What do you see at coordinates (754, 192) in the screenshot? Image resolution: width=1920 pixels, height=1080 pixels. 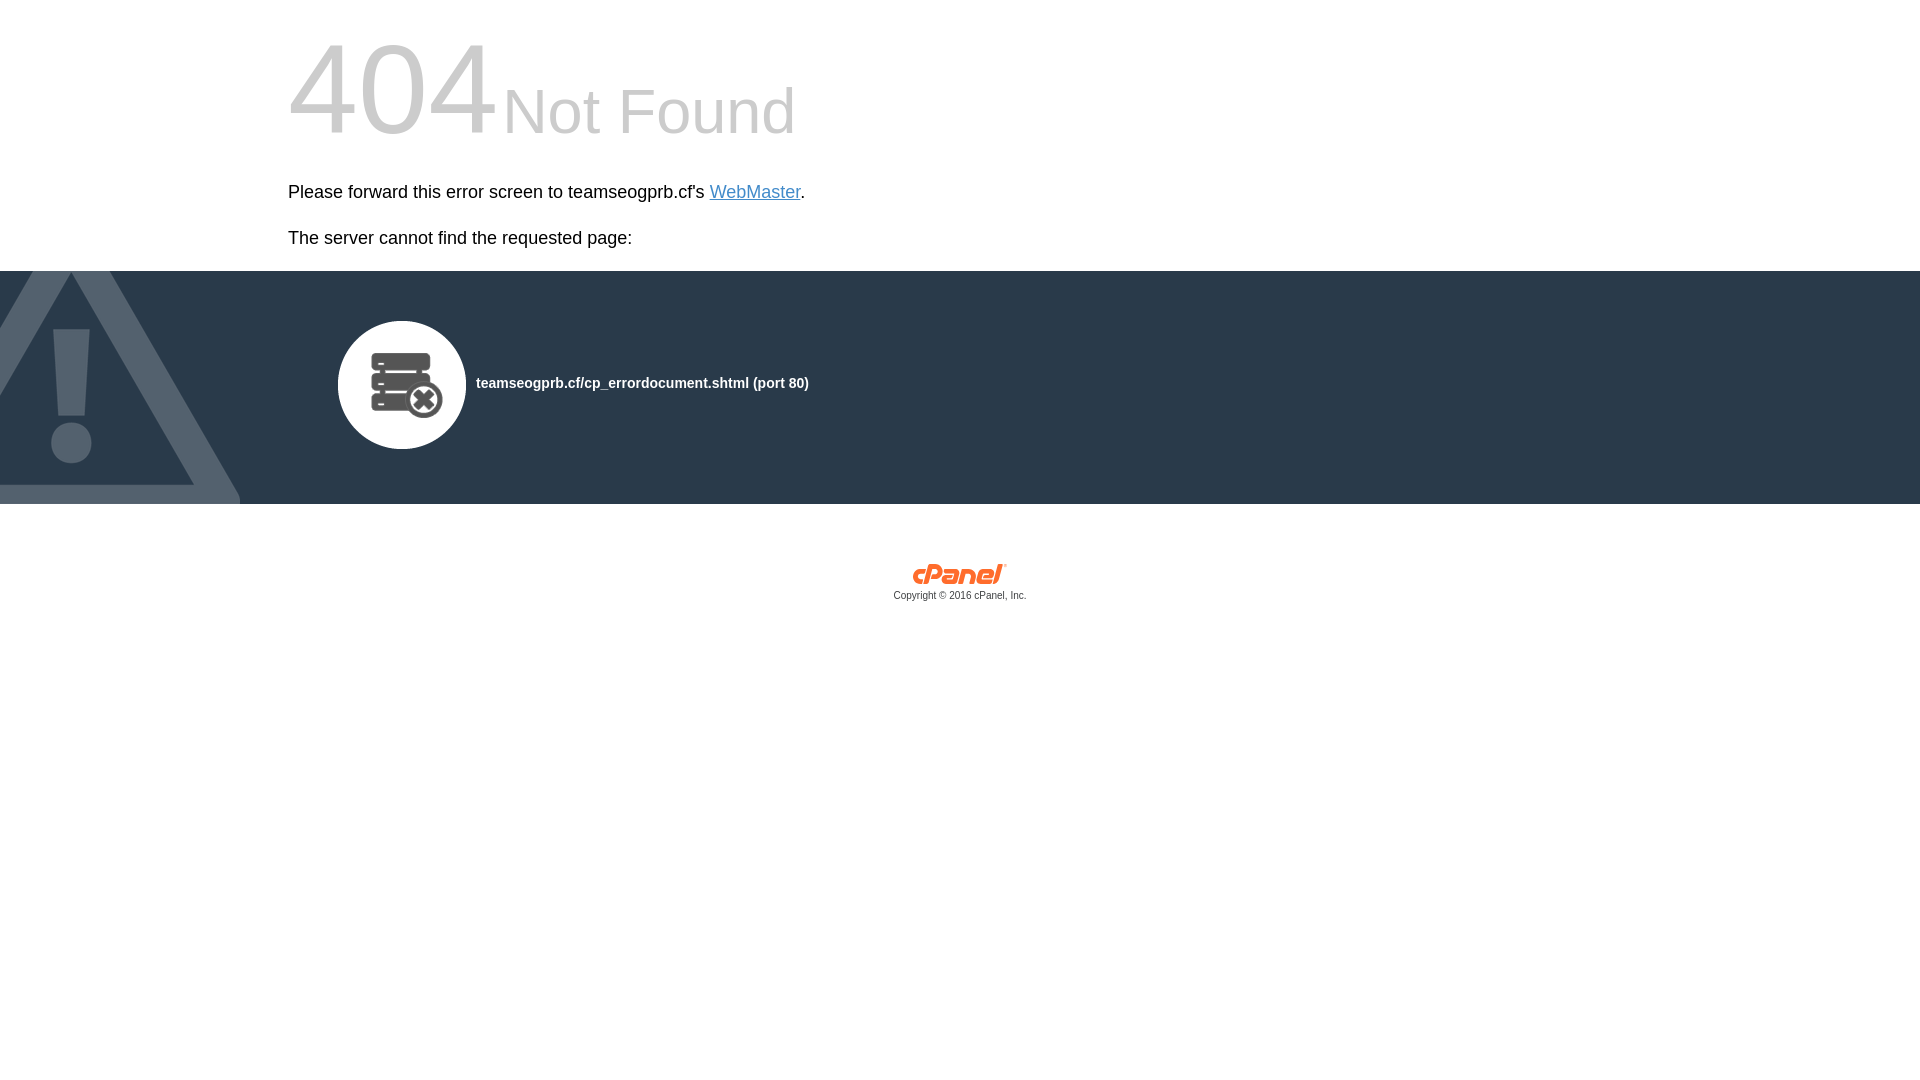 I see `'WebMaster'` at bounding box center [754, 192].